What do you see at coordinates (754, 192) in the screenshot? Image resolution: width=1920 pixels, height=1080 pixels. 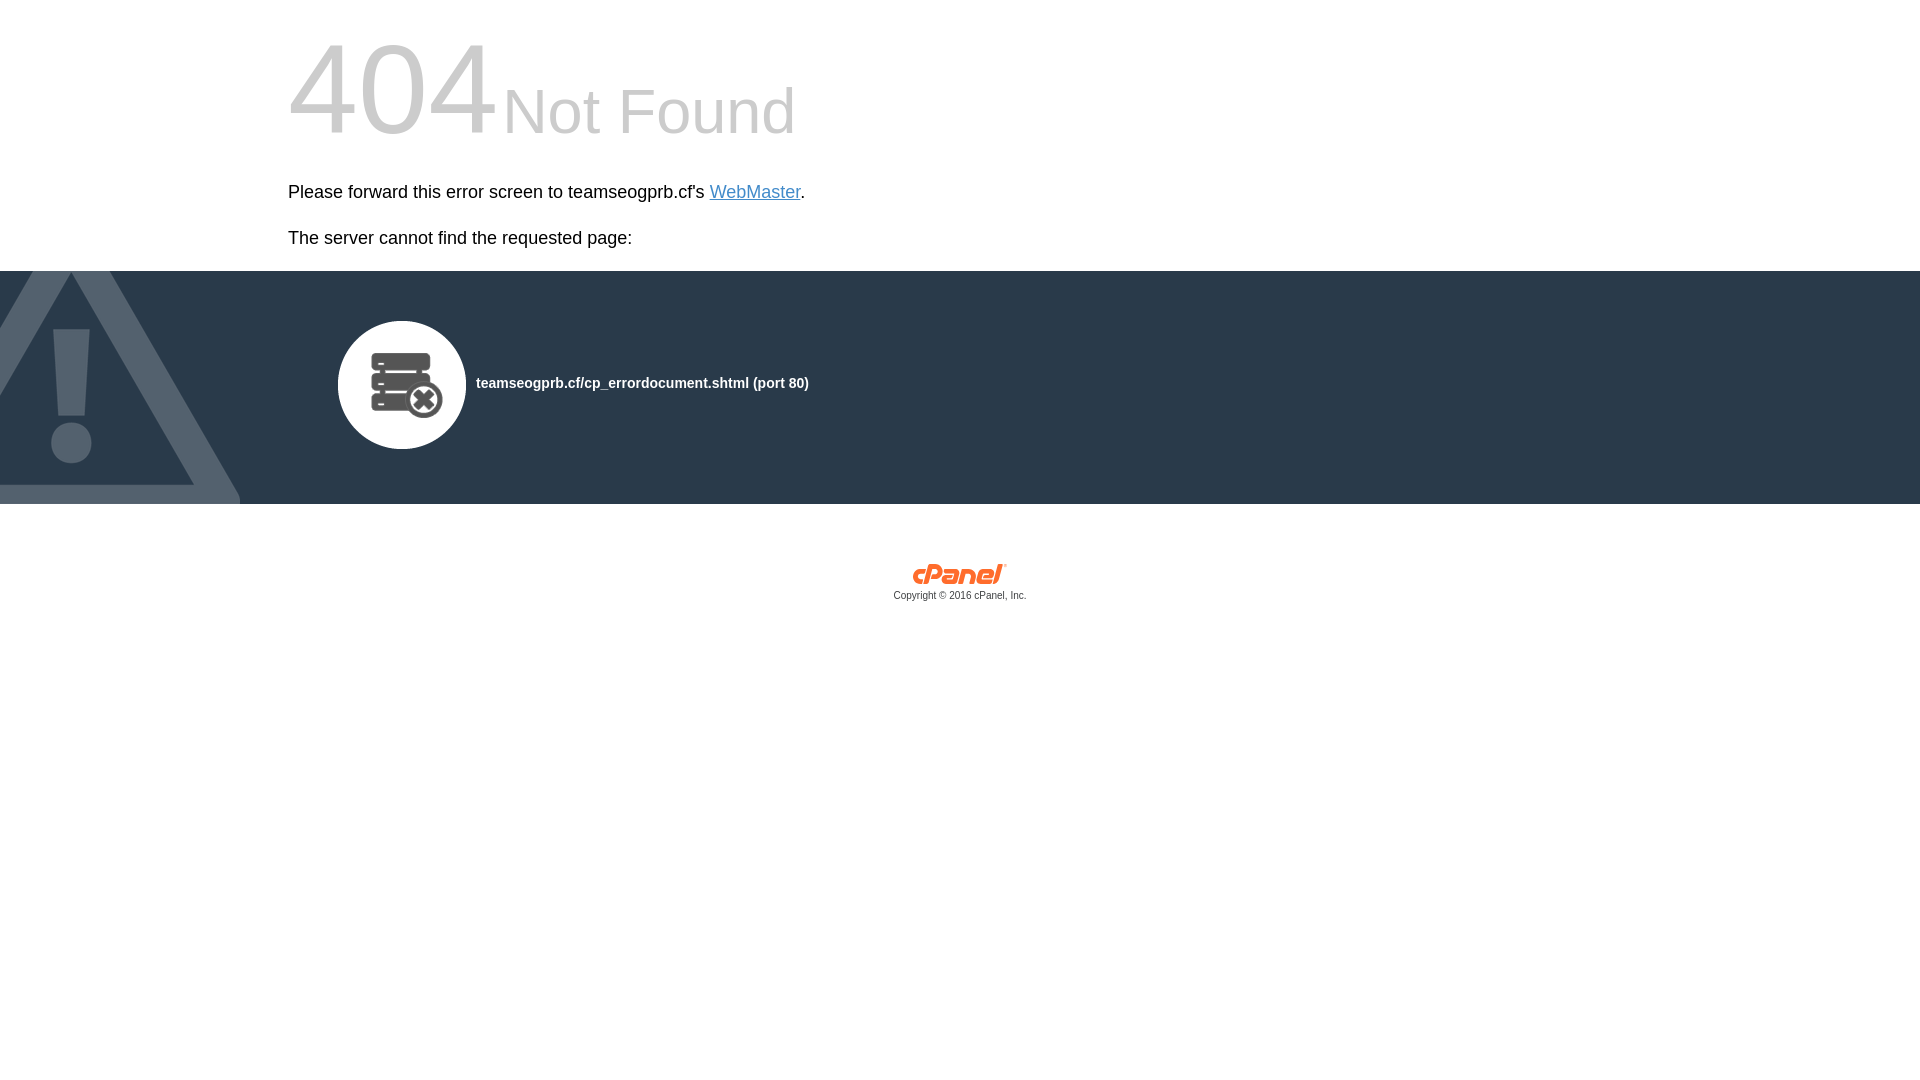 I see `'WebMaster'` at bounding box center [754, 192].